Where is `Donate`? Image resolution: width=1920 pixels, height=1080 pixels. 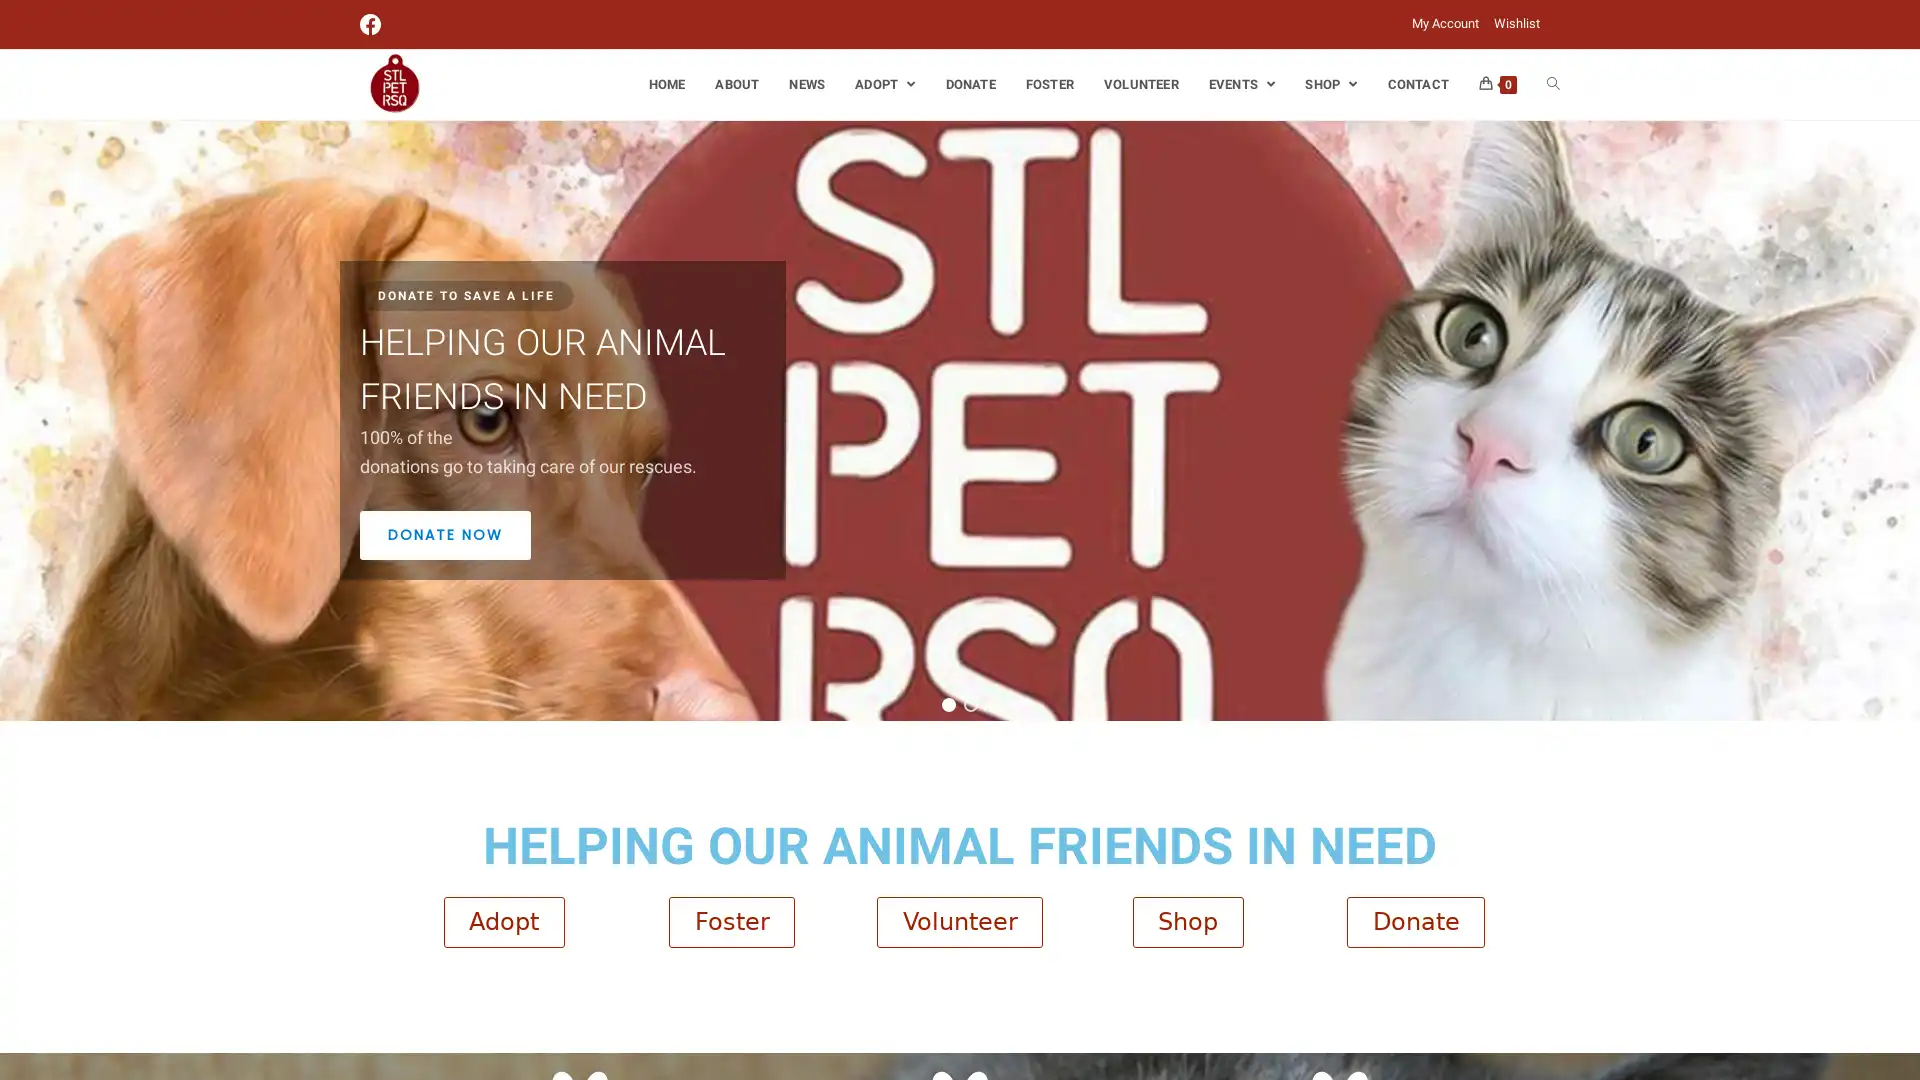 Donate is located at coordinates (948, 703).